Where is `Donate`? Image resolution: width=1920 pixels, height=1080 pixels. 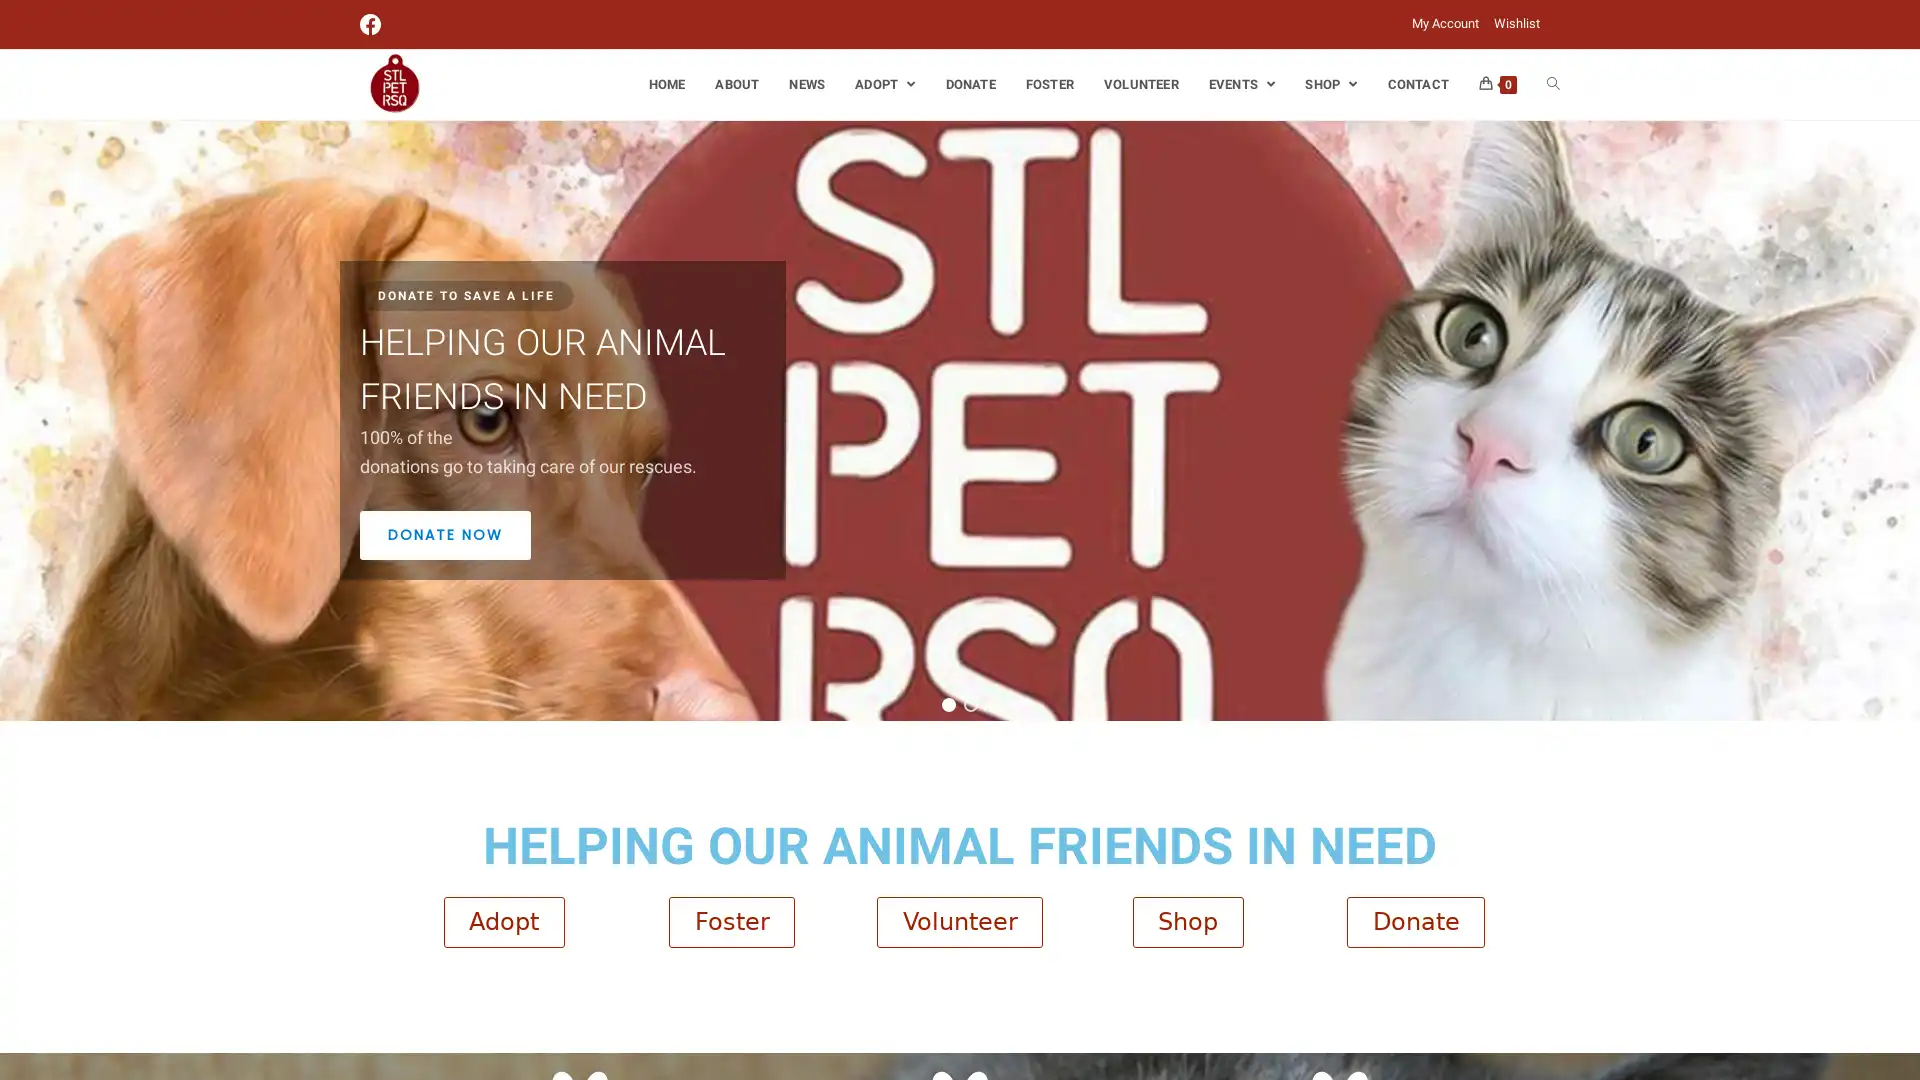 Donate is located at coordinates (948, 703).